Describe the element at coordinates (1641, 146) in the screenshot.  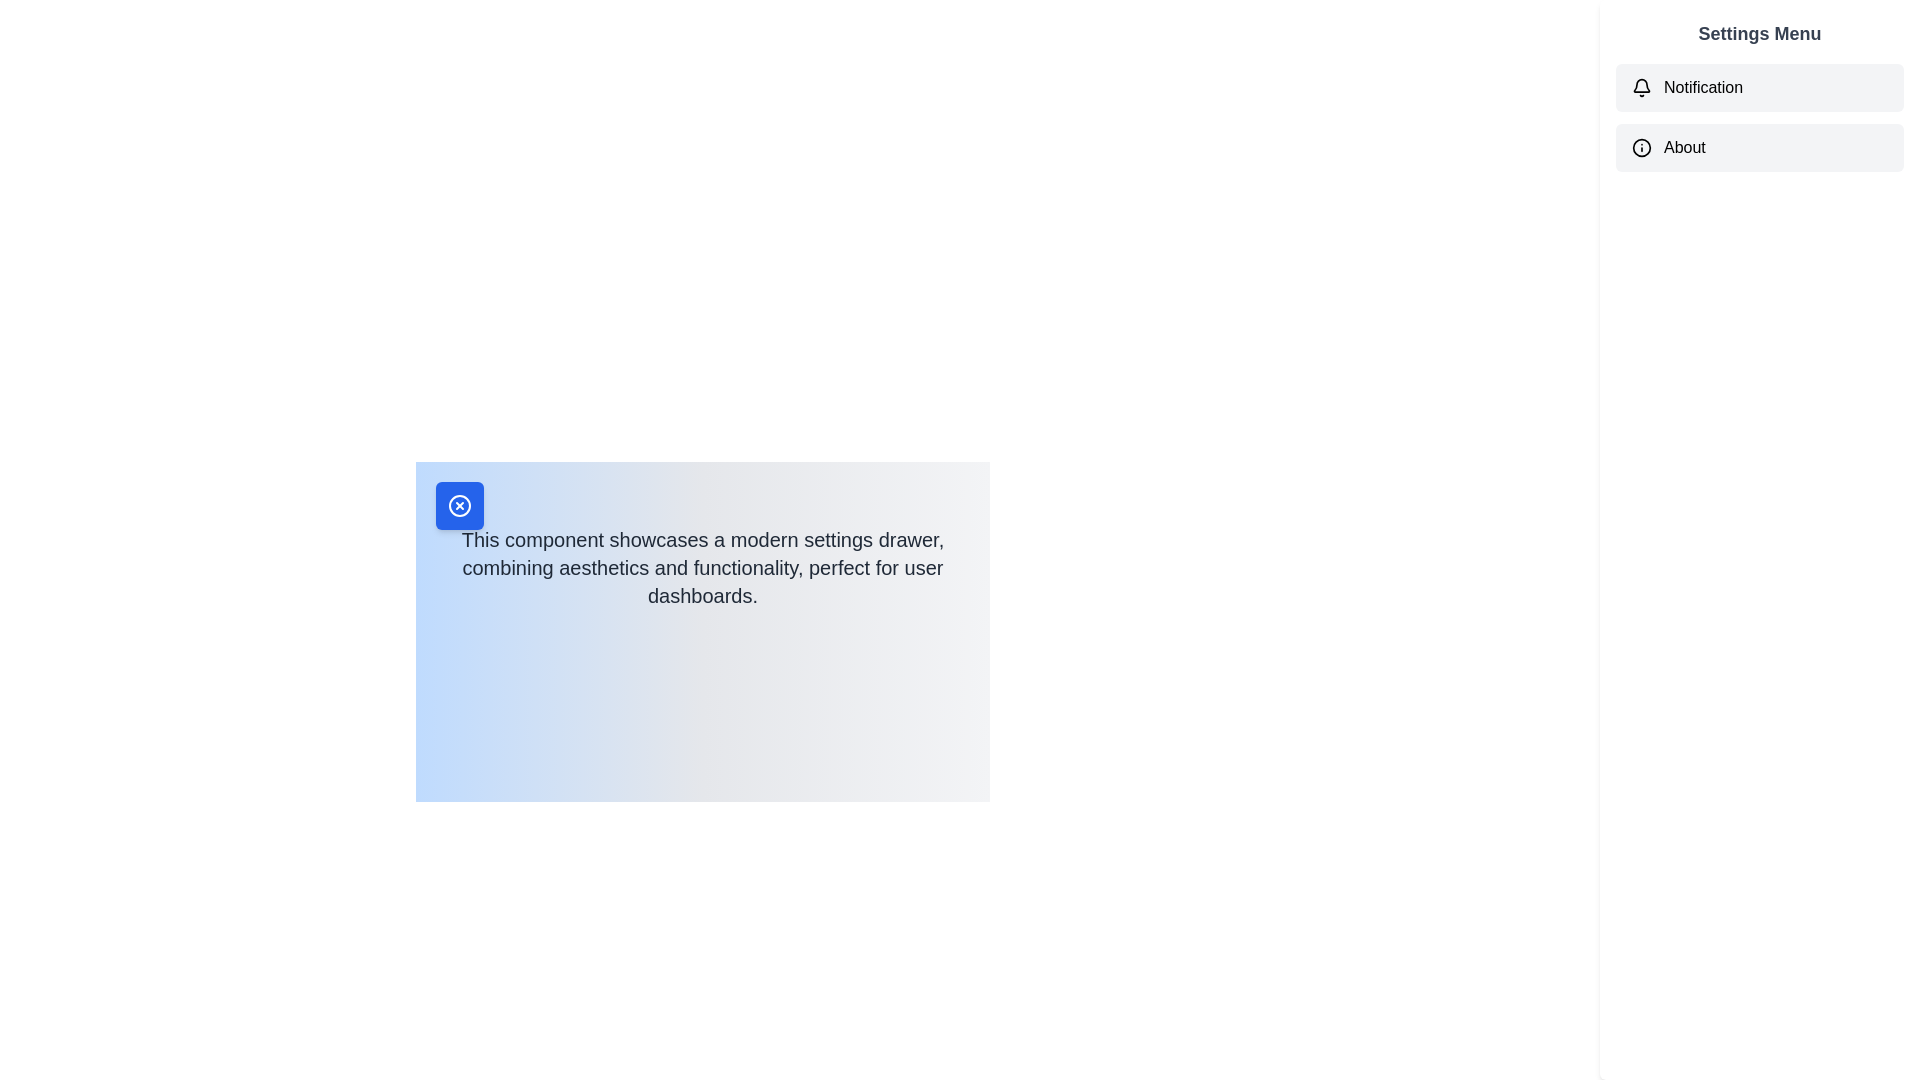
I see `the circle graphic element with a thin border located to the left of the 'About' menu item in the 'Settings Menu' section` at that location.